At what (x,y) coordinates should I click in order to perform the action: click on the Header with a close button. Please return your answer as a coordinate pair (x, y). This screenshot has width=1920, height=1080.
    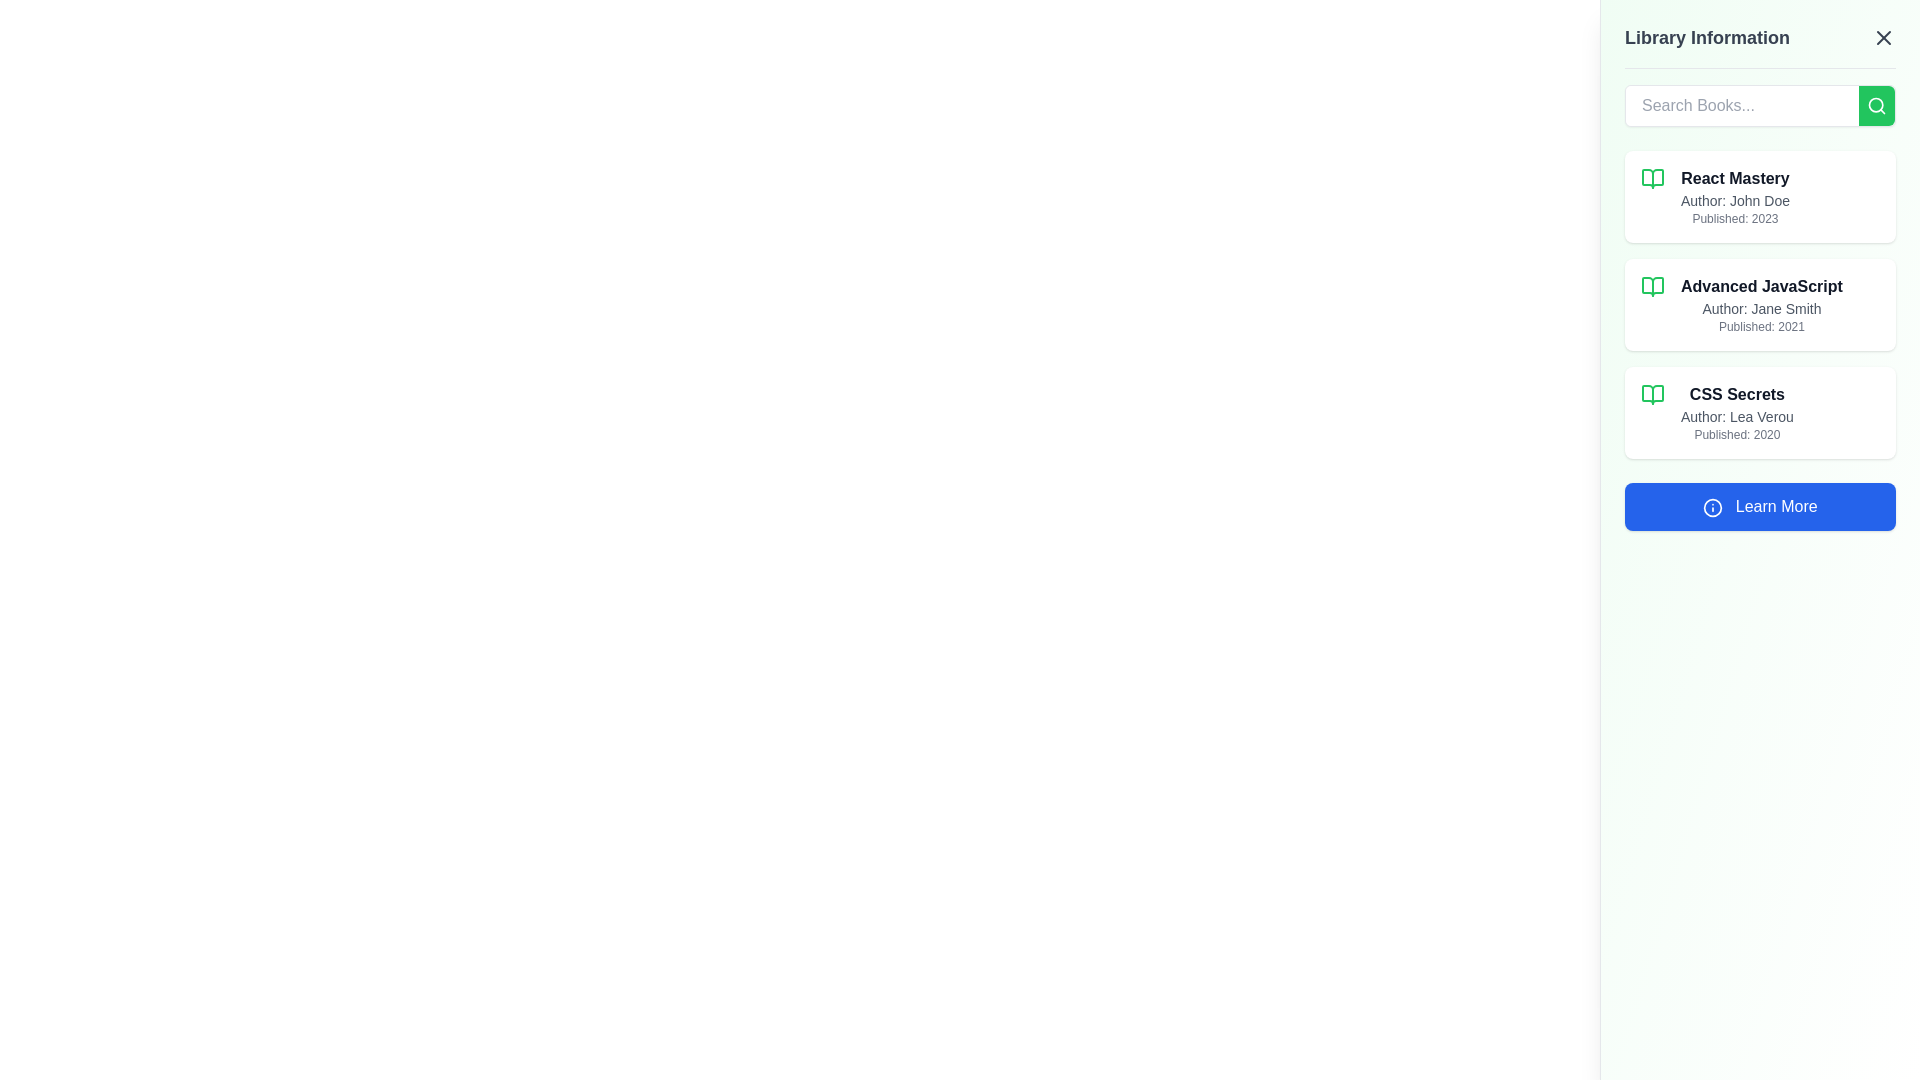
    Looking at the image, I should click on (1760, 45).